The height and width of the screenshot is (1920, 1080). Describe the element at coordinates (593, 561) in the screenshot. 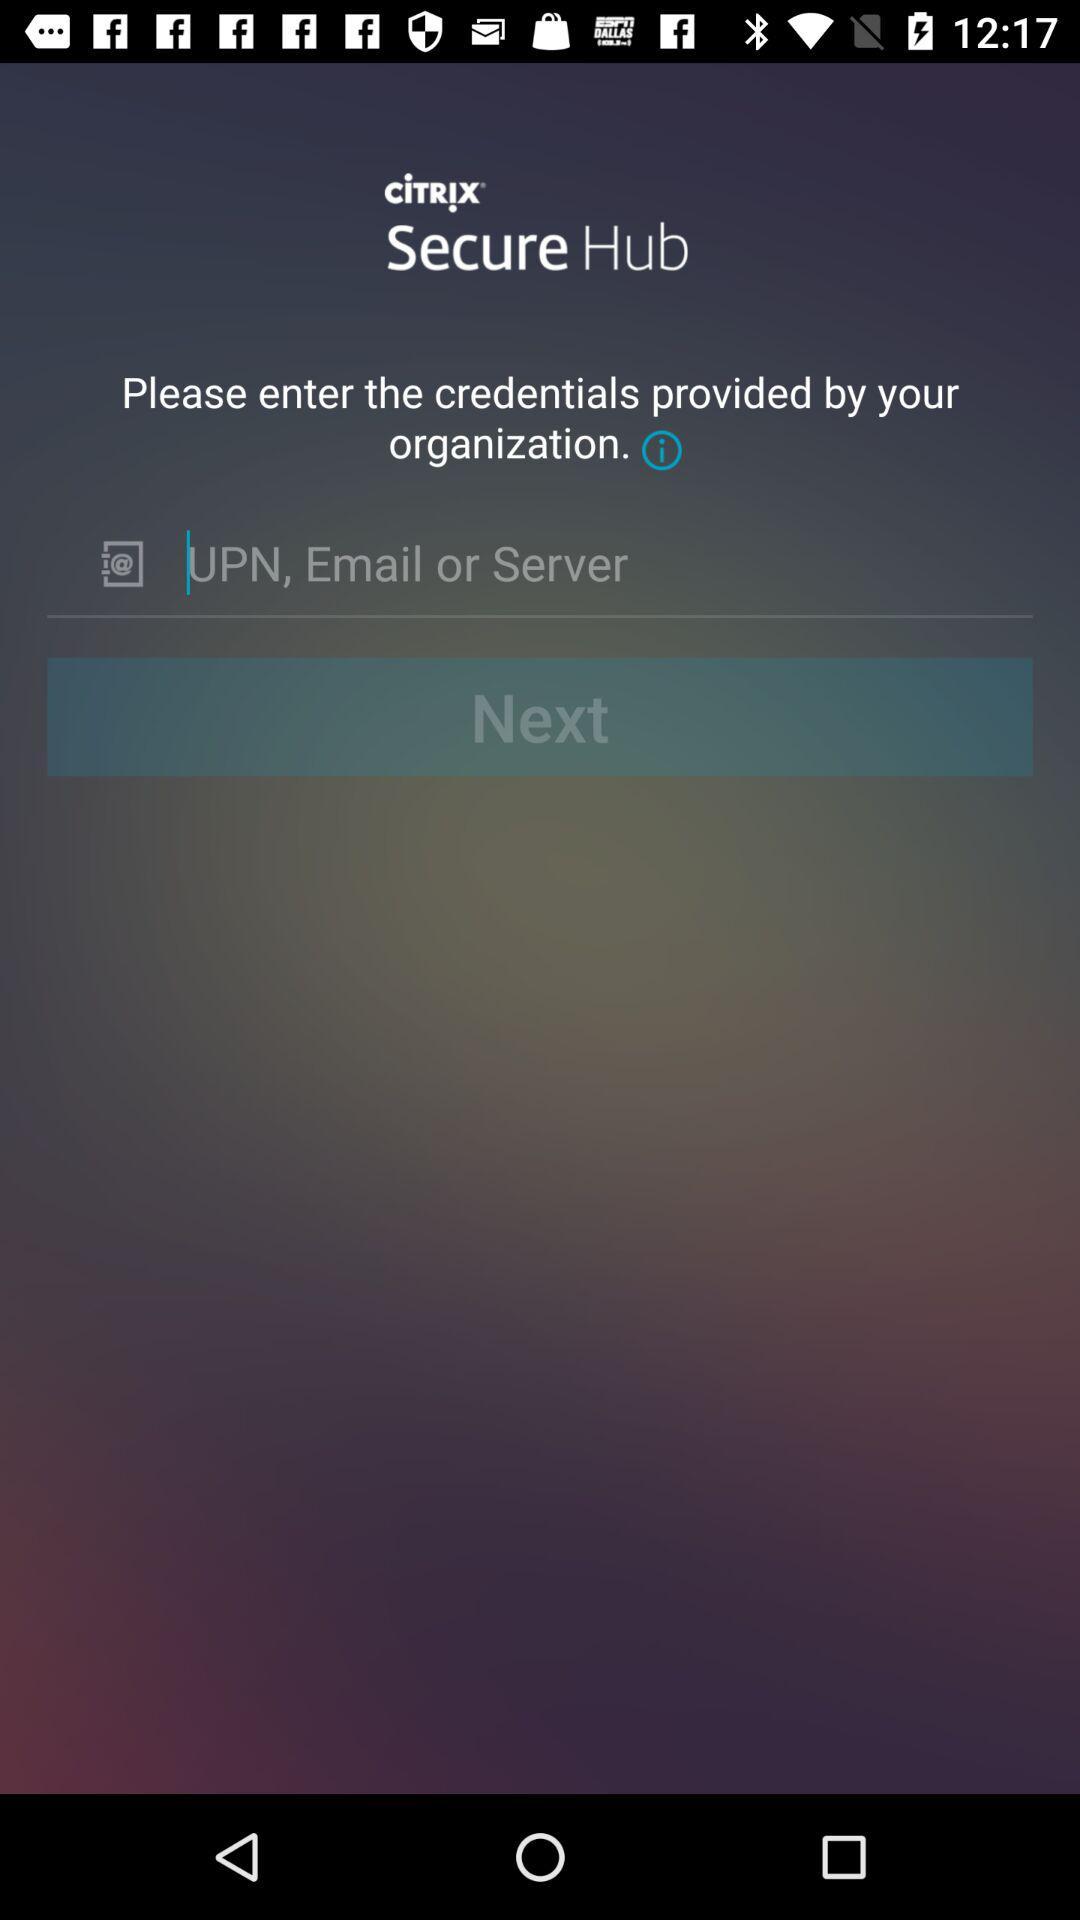

I see `input info` at that location.